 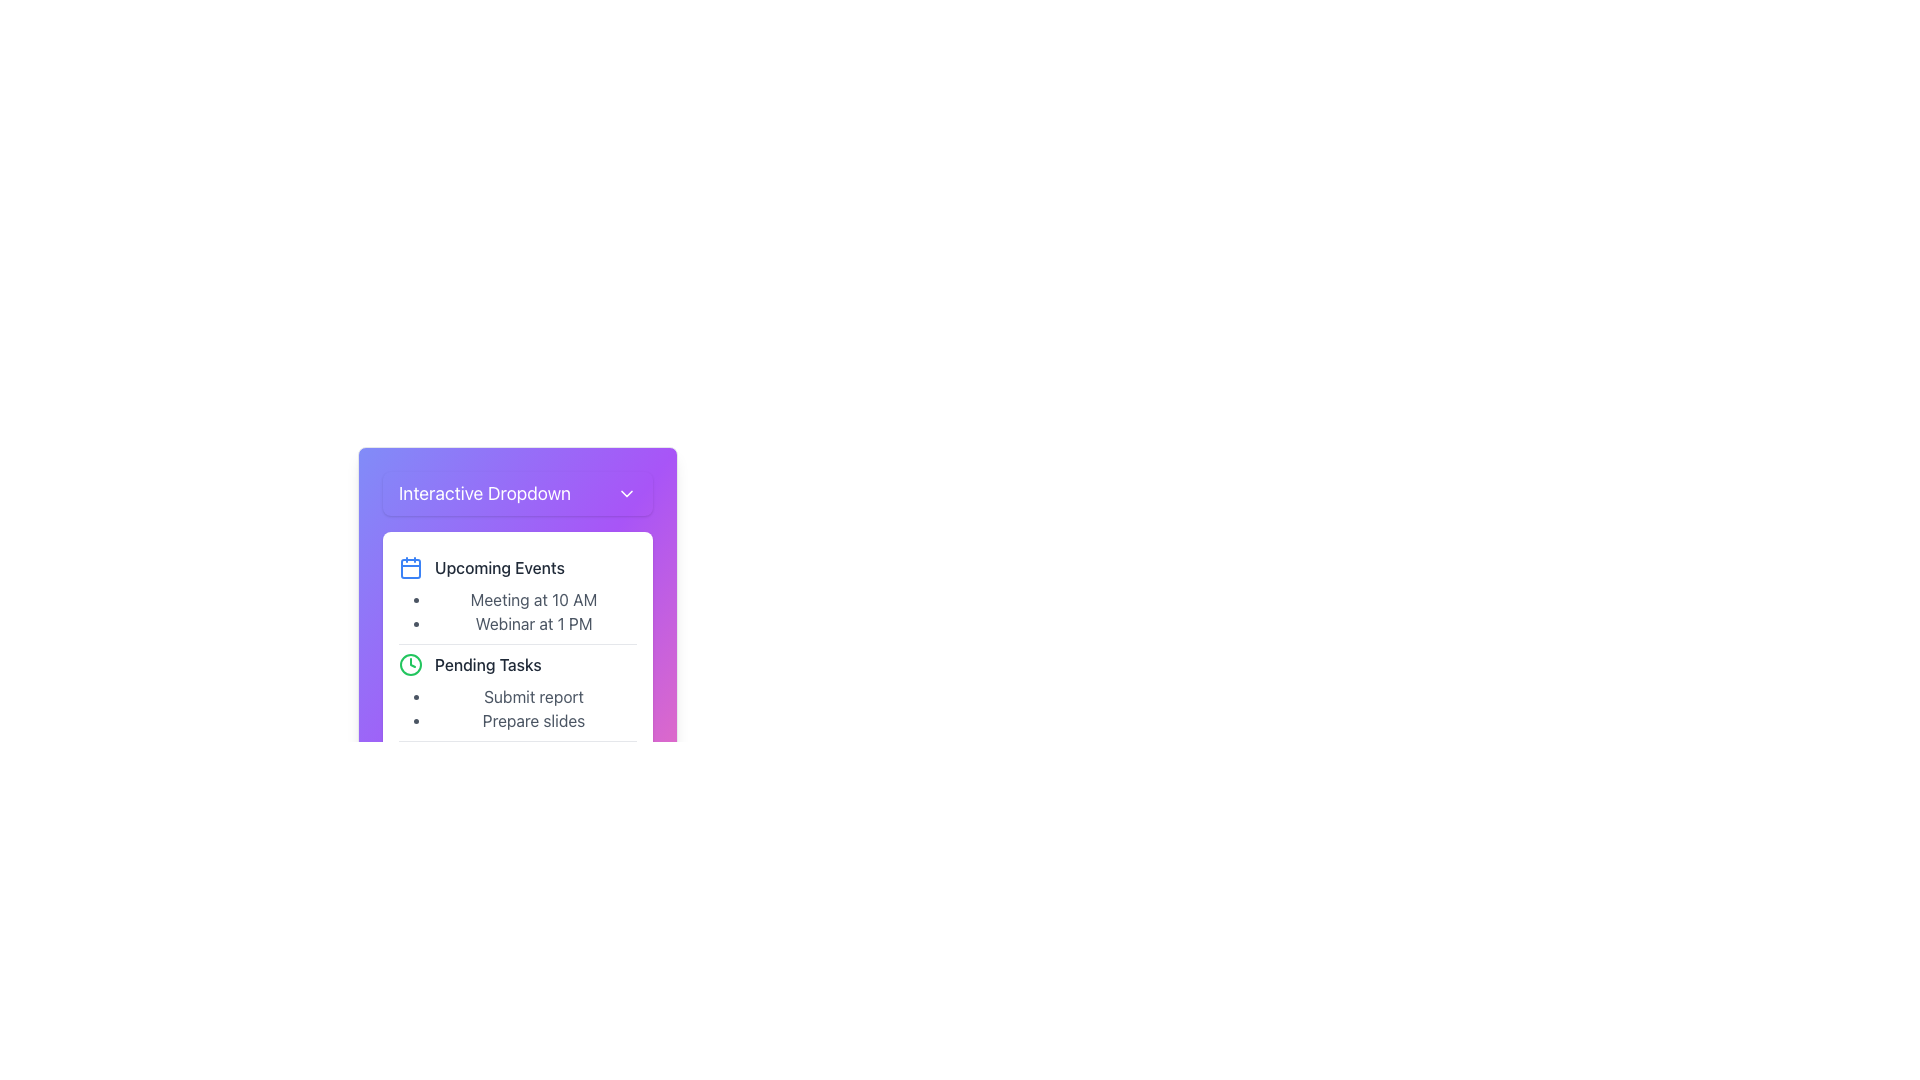 What do you see at coordinates (410, 664) in the screenshot?
I see `the circular shape resembling the boundary of a clock face in the 'Pending Tasks' section of the dropdown menu, which is part of an SVG icon and is centrally located within this icon` at bounding box center [410, 664].